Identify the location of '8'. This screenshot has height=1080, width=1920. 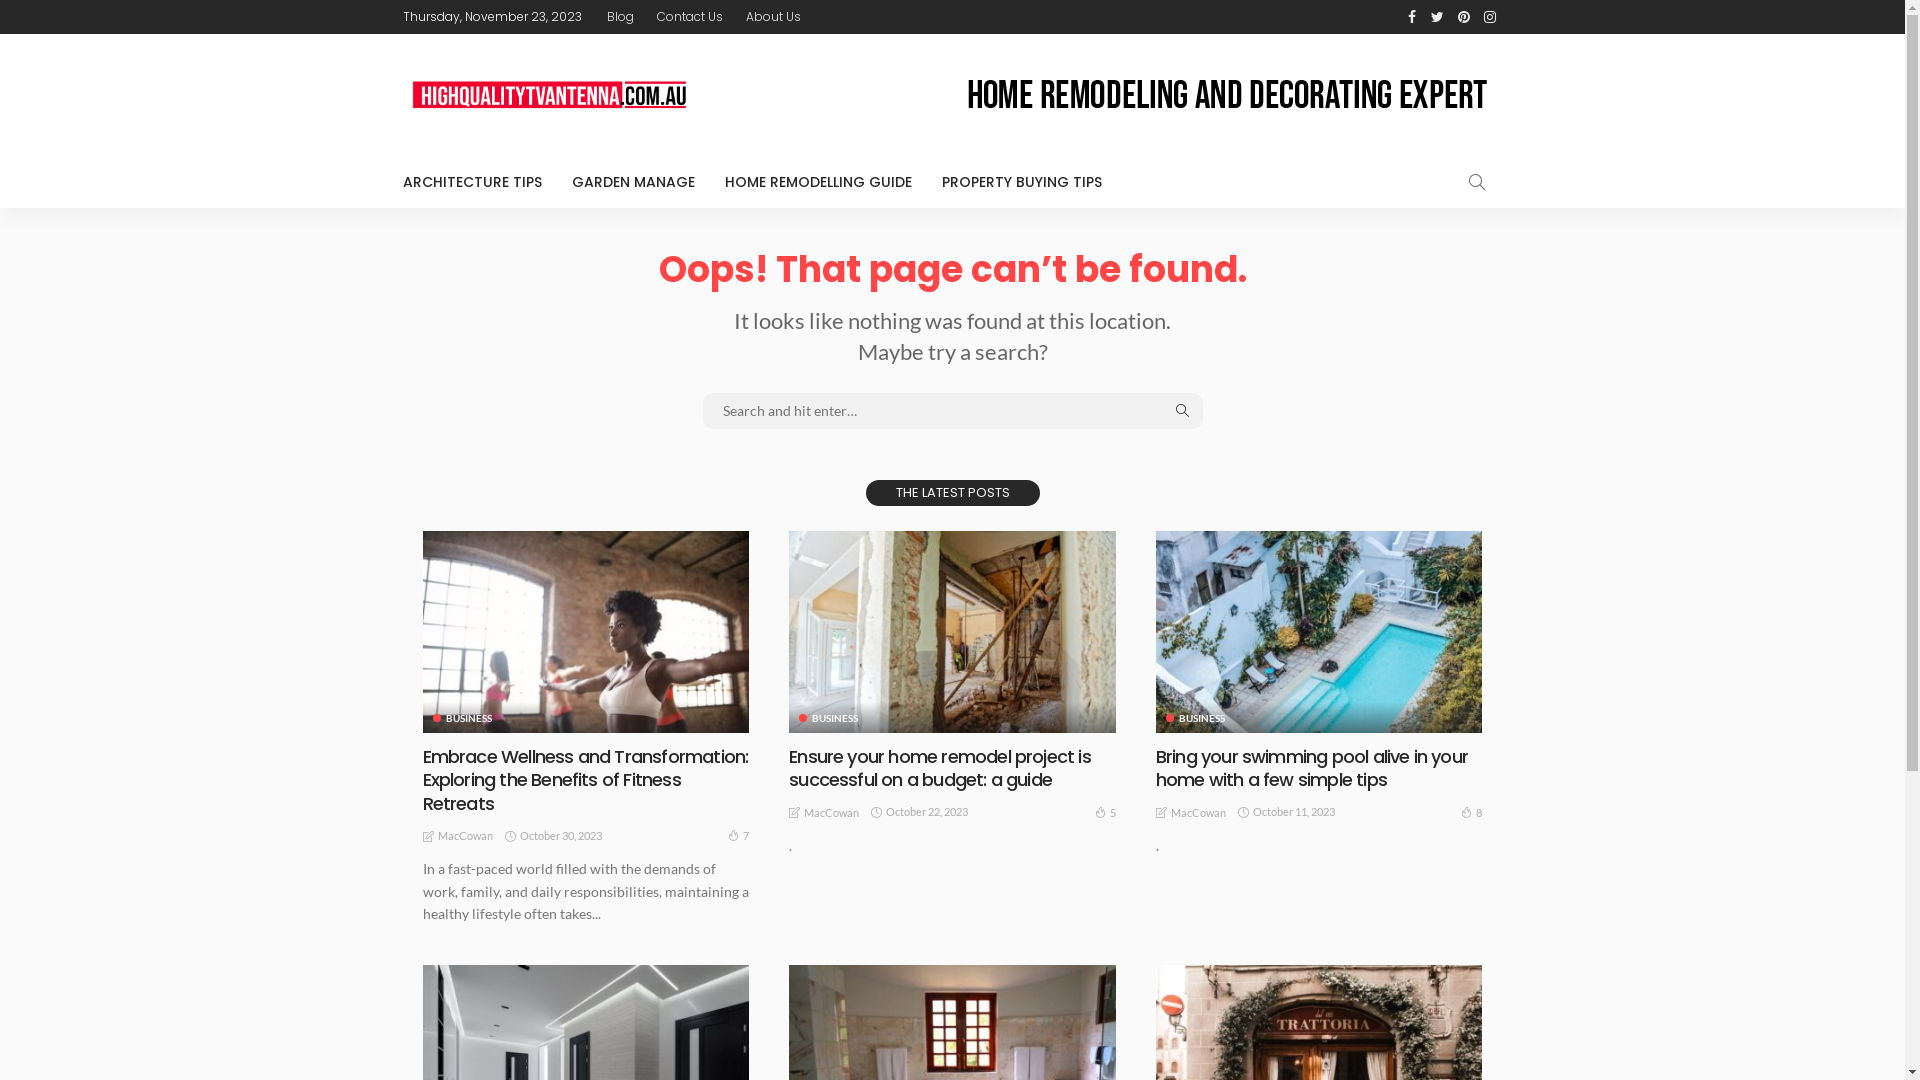
(1471, 812).